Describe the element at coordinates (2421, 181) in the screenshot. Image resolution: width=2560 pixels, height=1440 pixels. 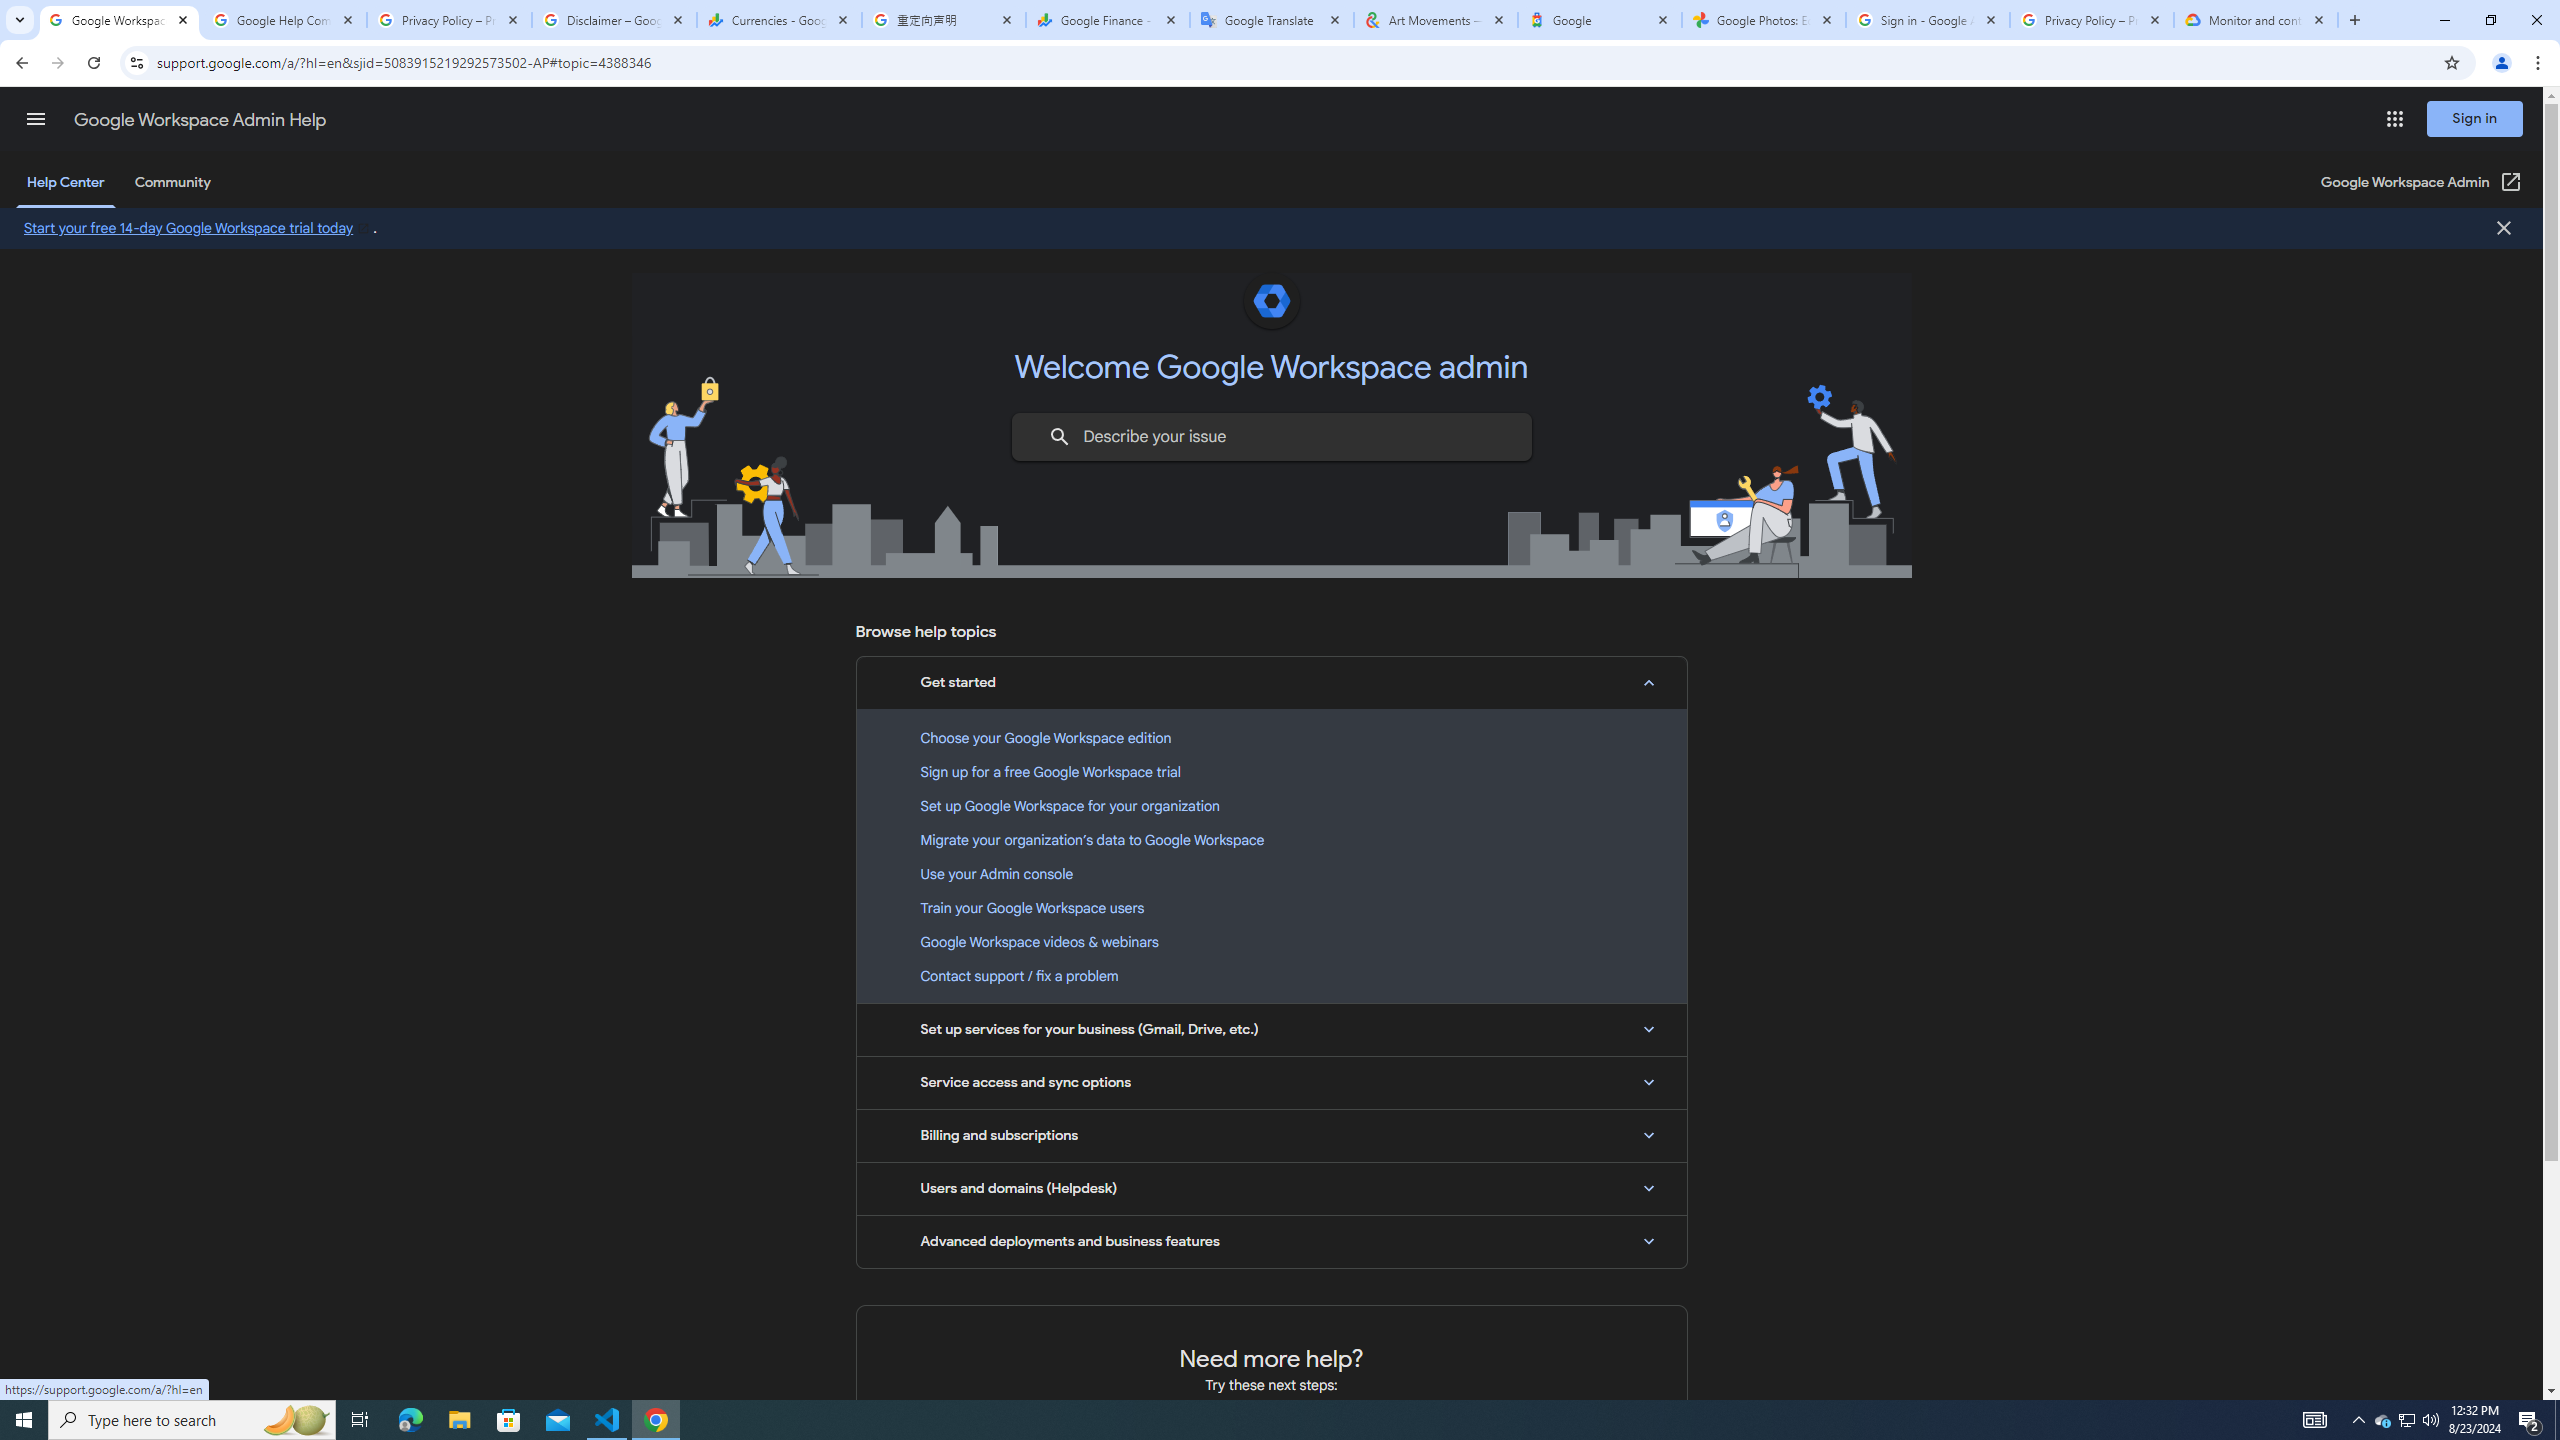
I see `'Google Workspace Admin (Open in a new window)'` at that location.